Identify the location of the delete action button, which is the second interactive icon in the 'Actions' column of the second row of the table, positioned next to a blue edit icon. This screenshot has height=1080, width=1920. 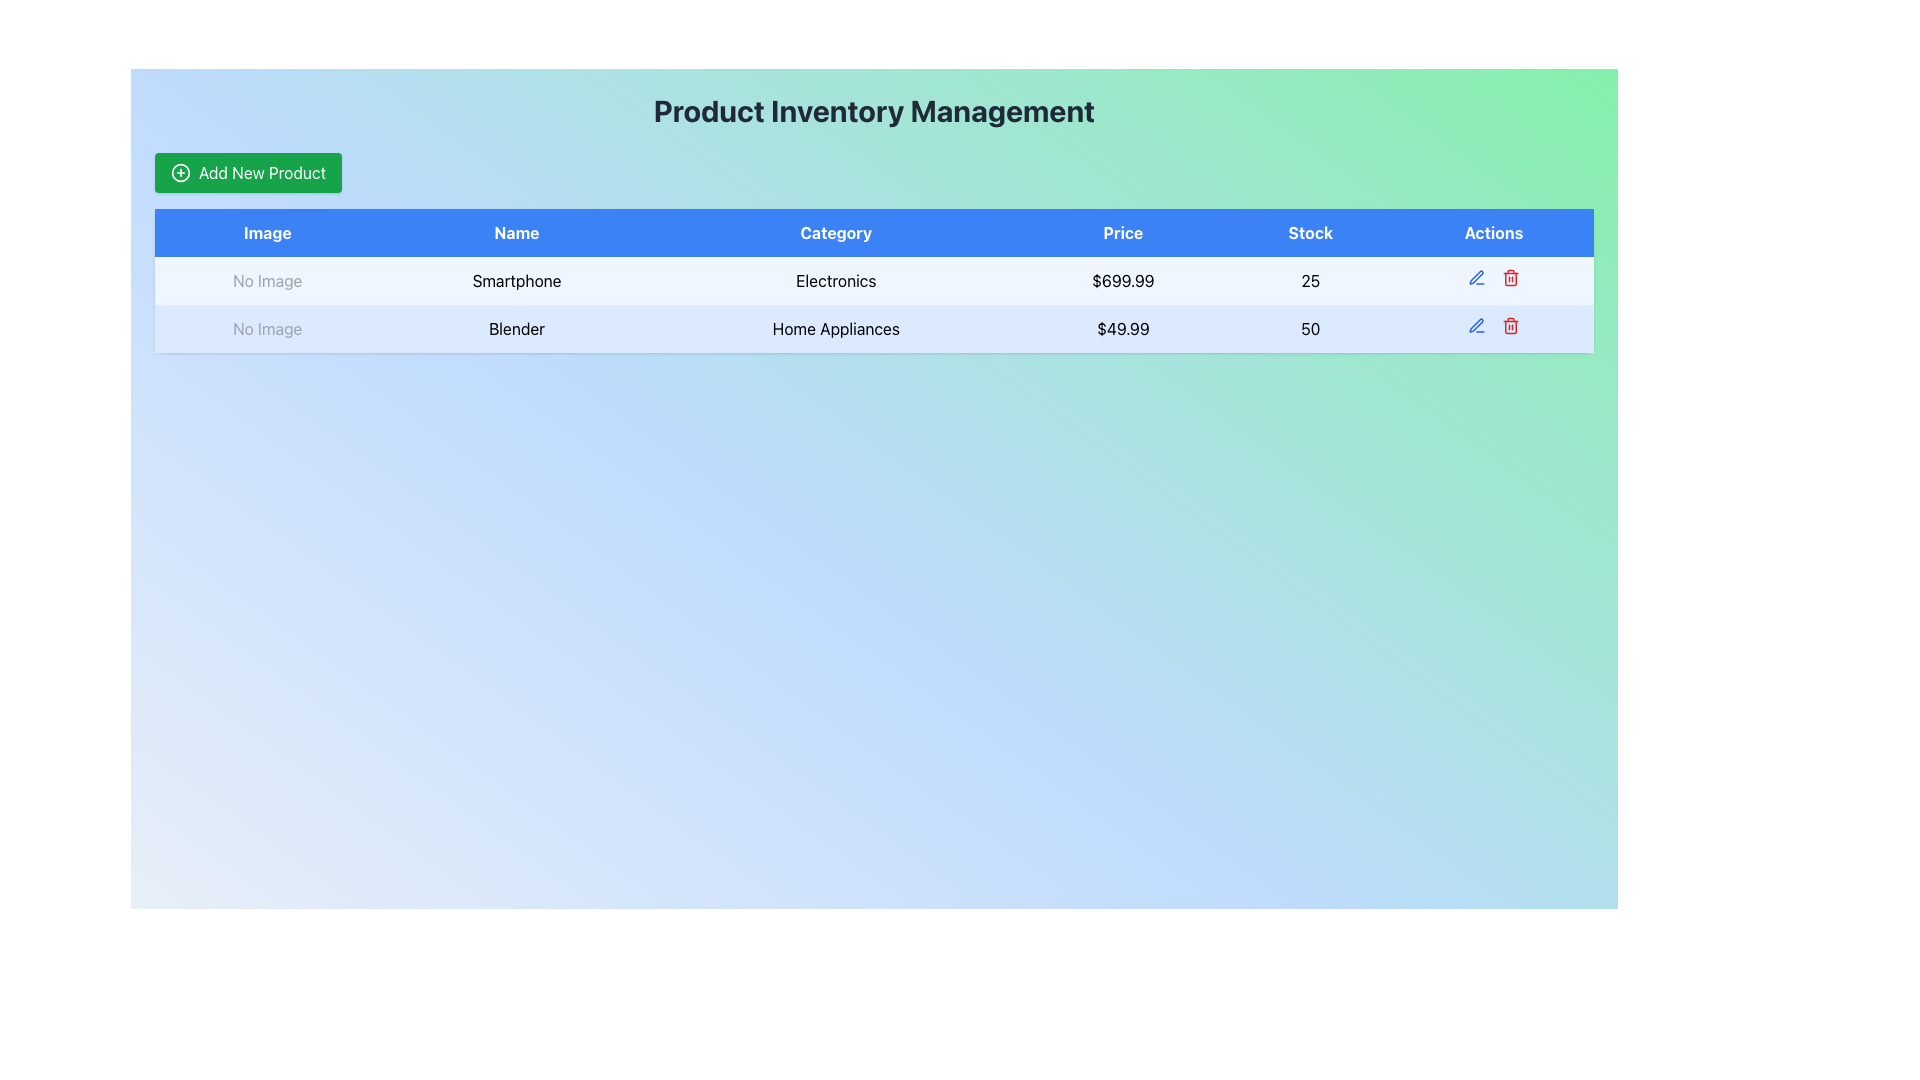
(1511, 325).